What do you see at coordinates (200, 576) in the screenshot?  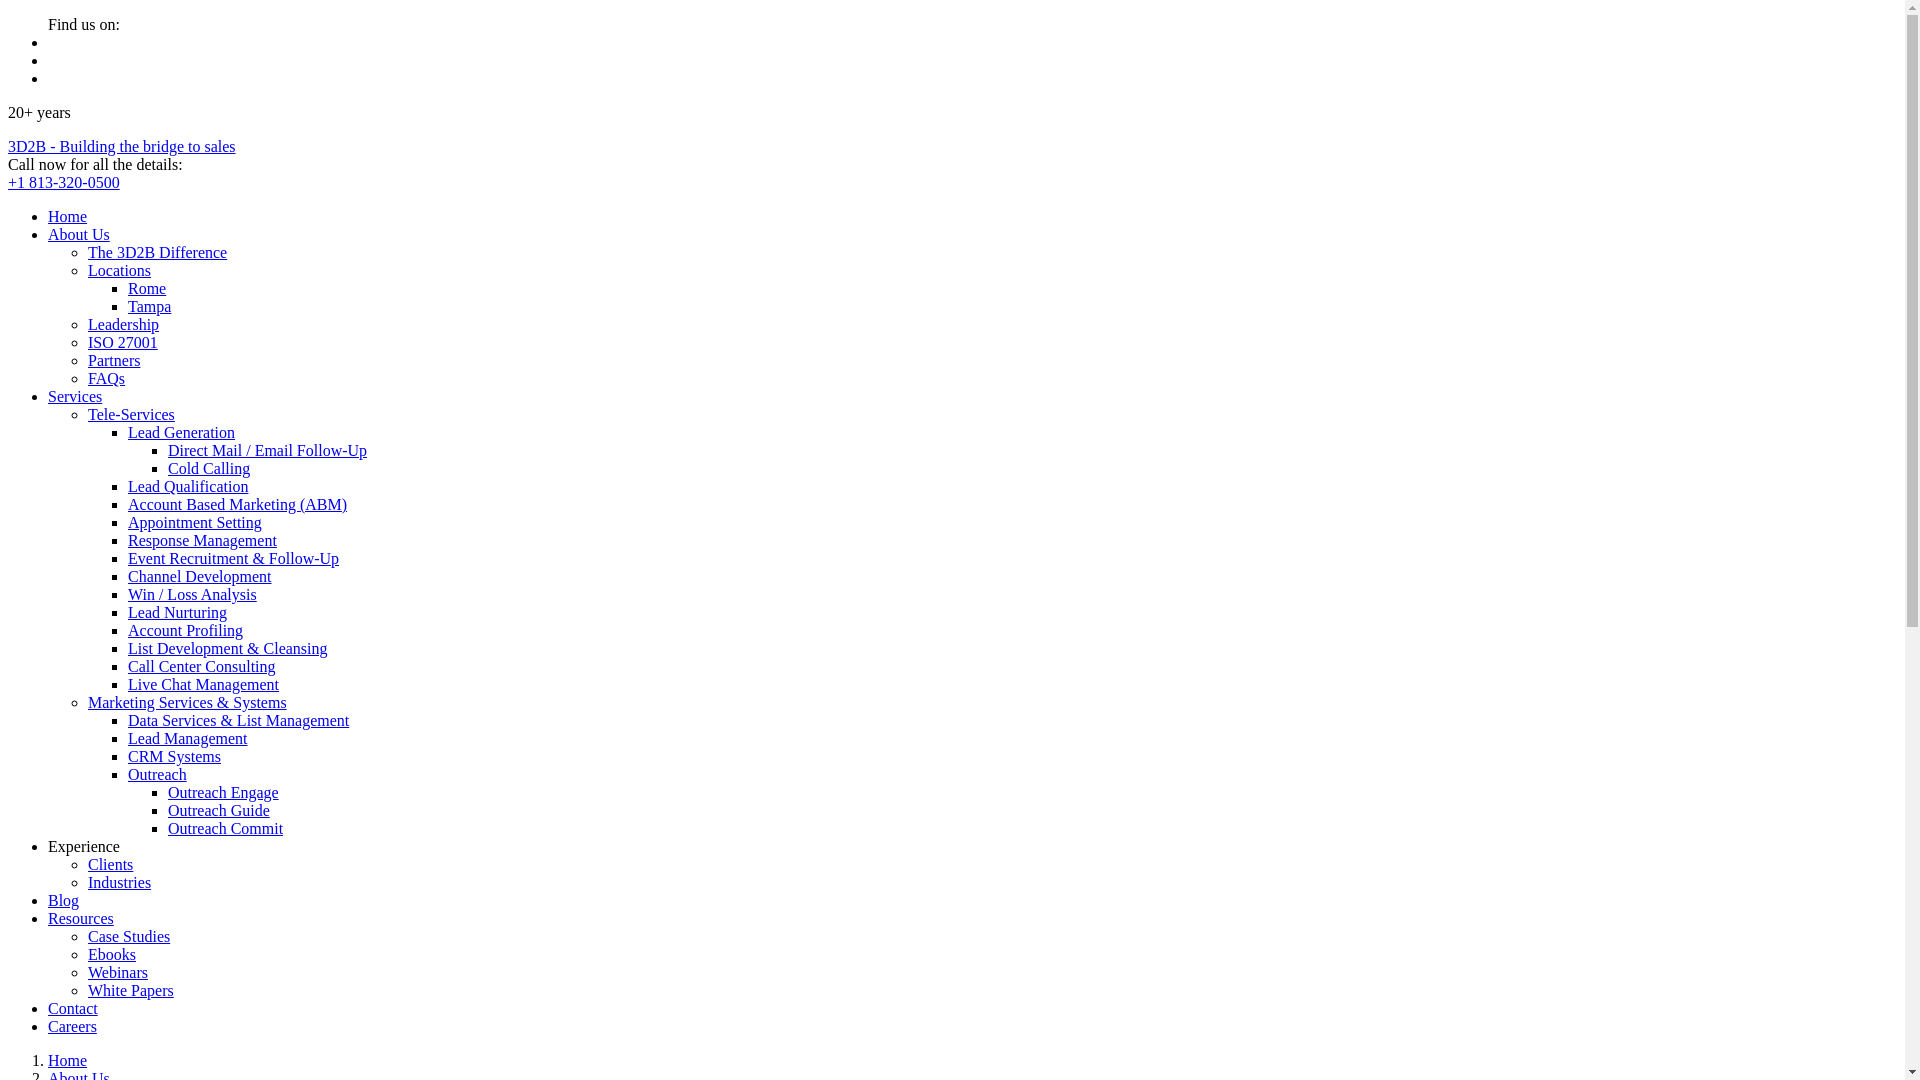 I see `'Channel Development'` at bounding box center [200, 576].